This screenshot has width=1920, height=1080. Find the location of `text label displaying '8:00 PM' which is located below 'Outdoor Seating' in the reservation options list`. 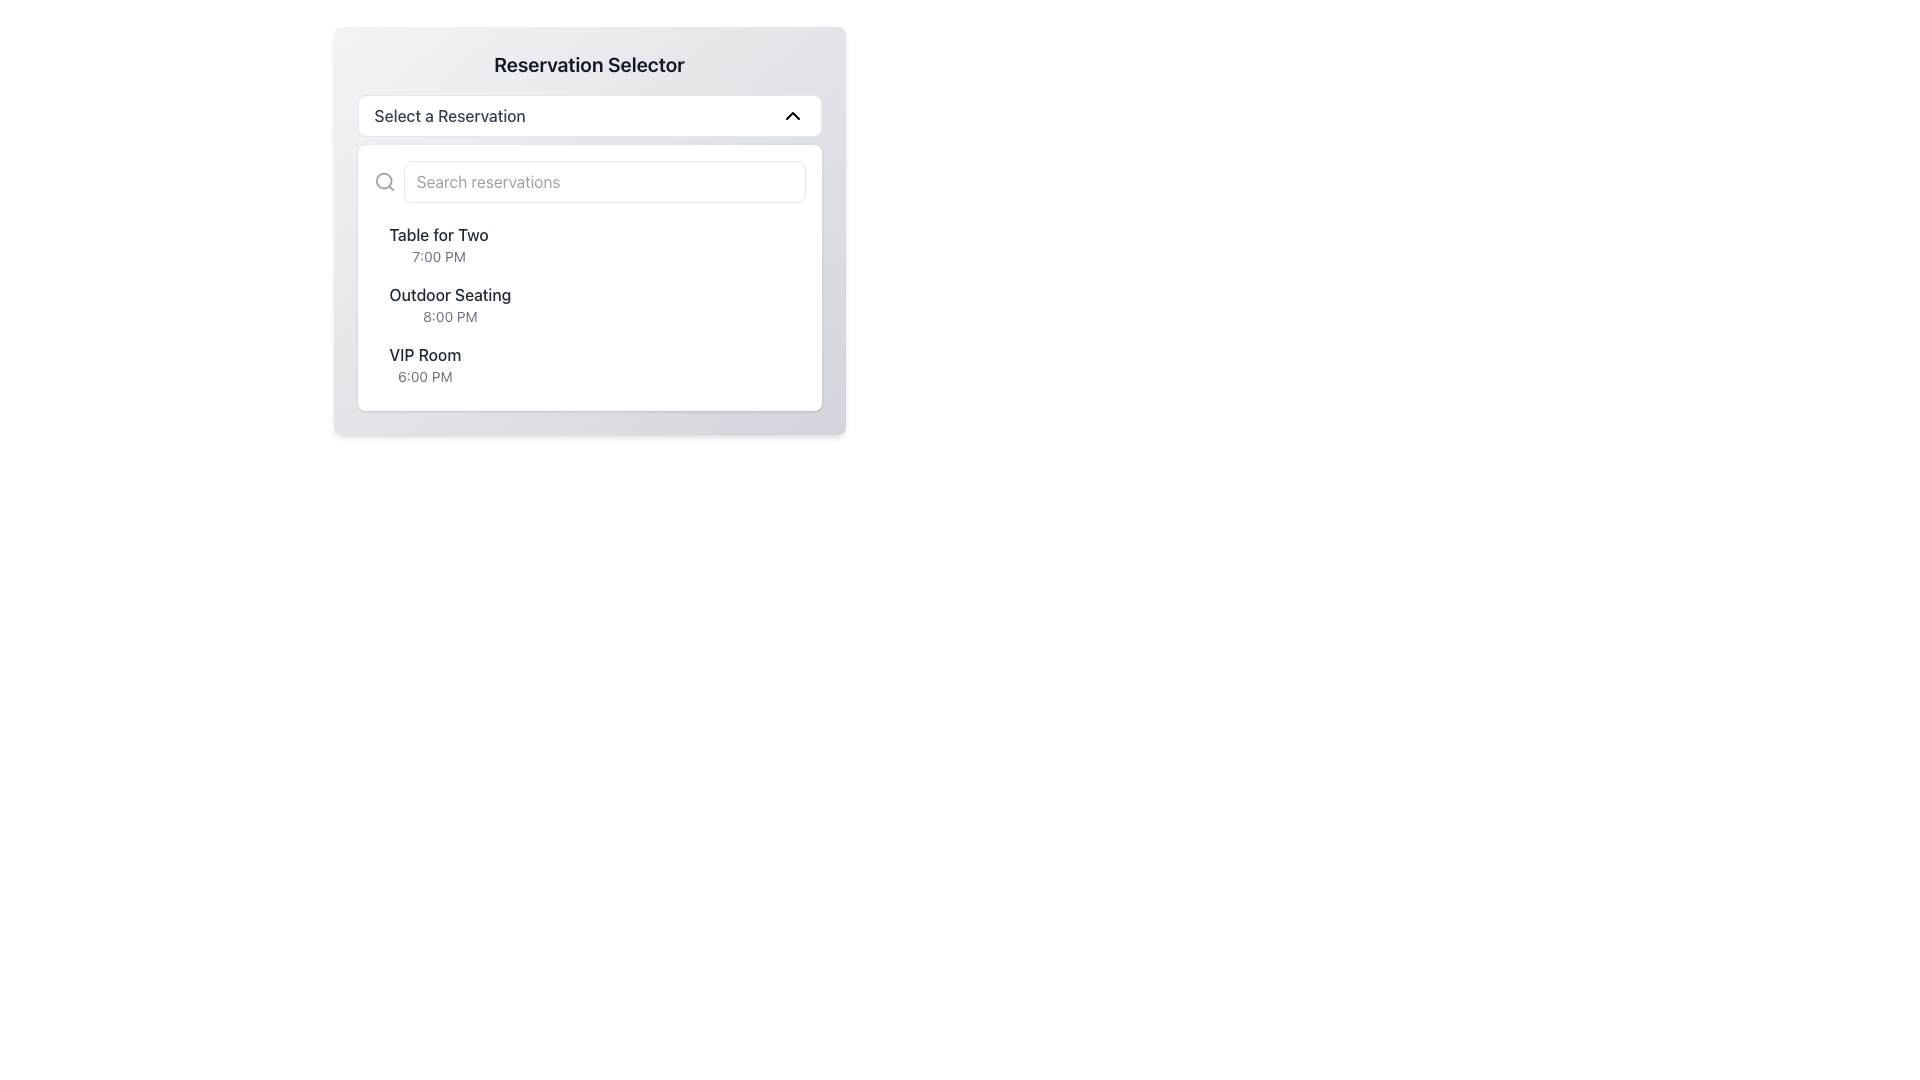

text label displaying '8:00 PM' which is located below 'Outdoor Seating' in the reservation options list is located at coordinates (449, 315).